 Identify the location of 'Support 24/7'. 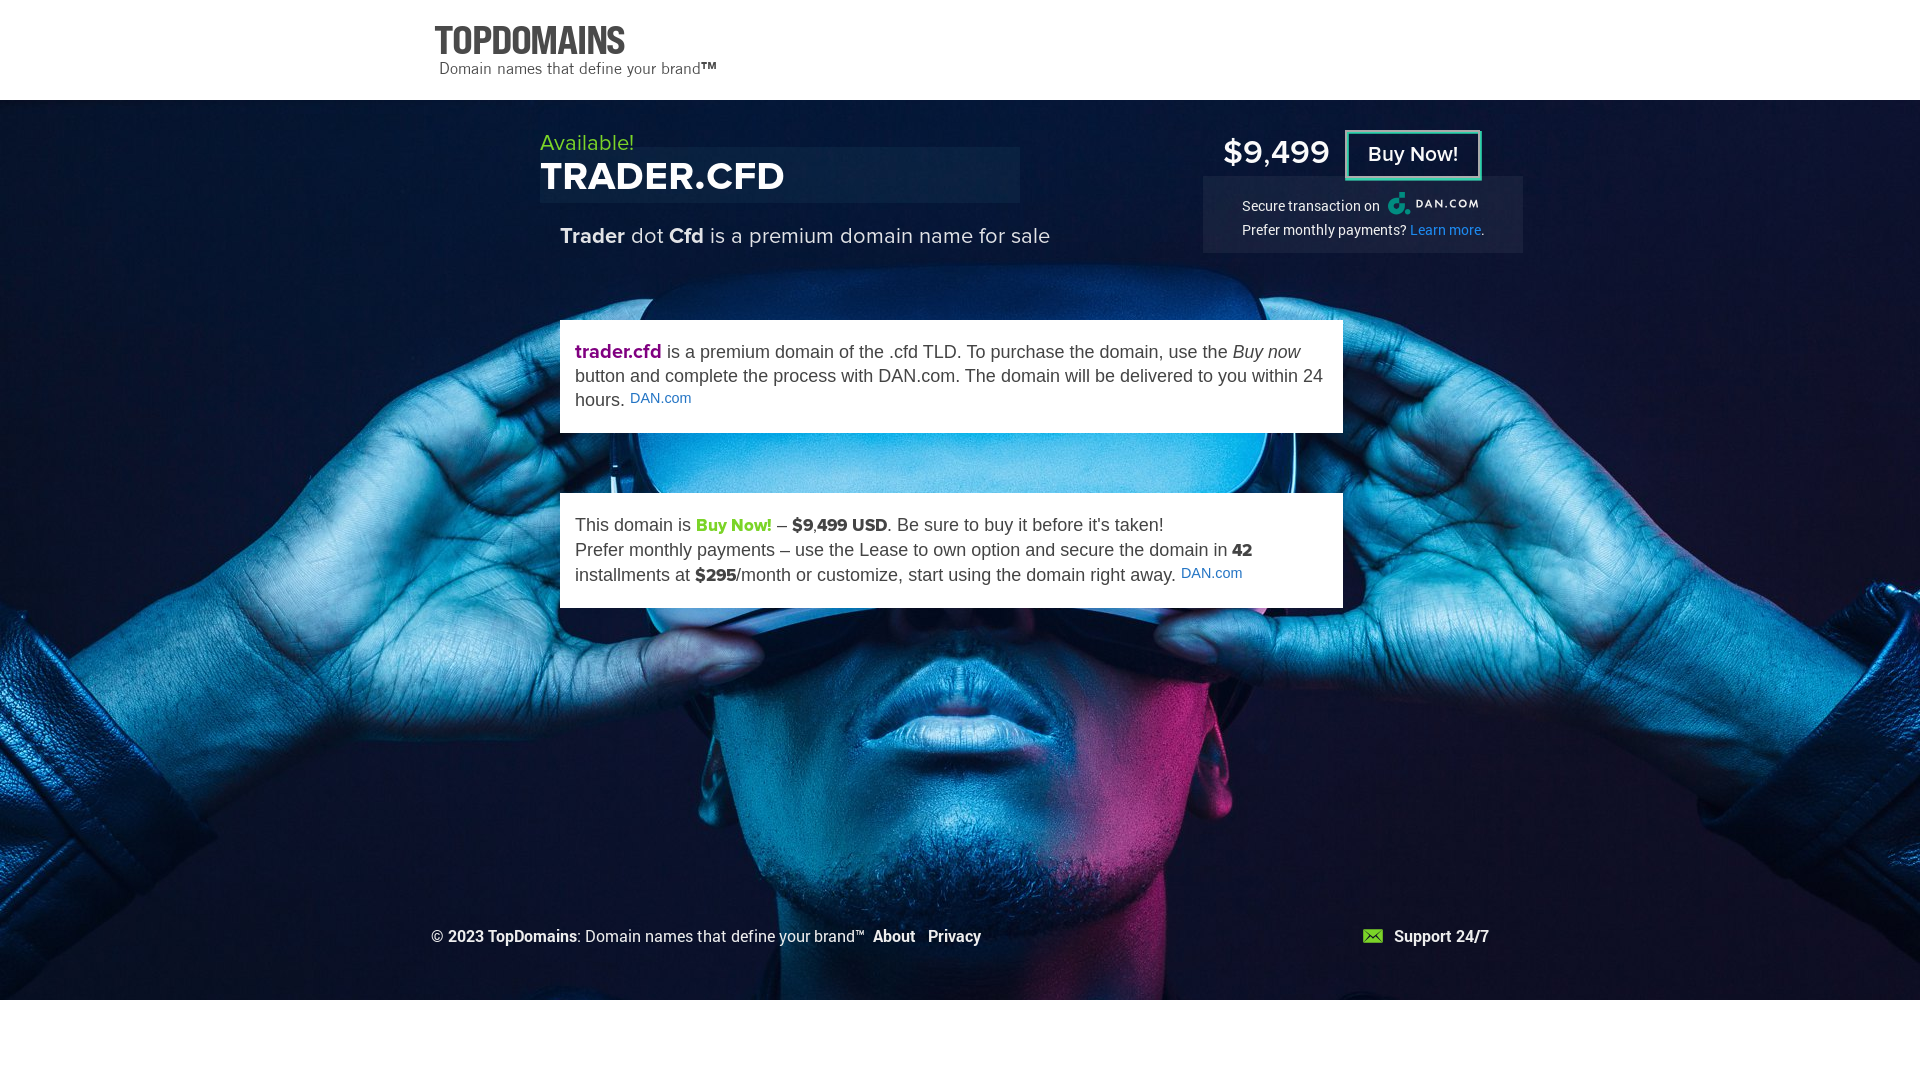
(1424, 935).